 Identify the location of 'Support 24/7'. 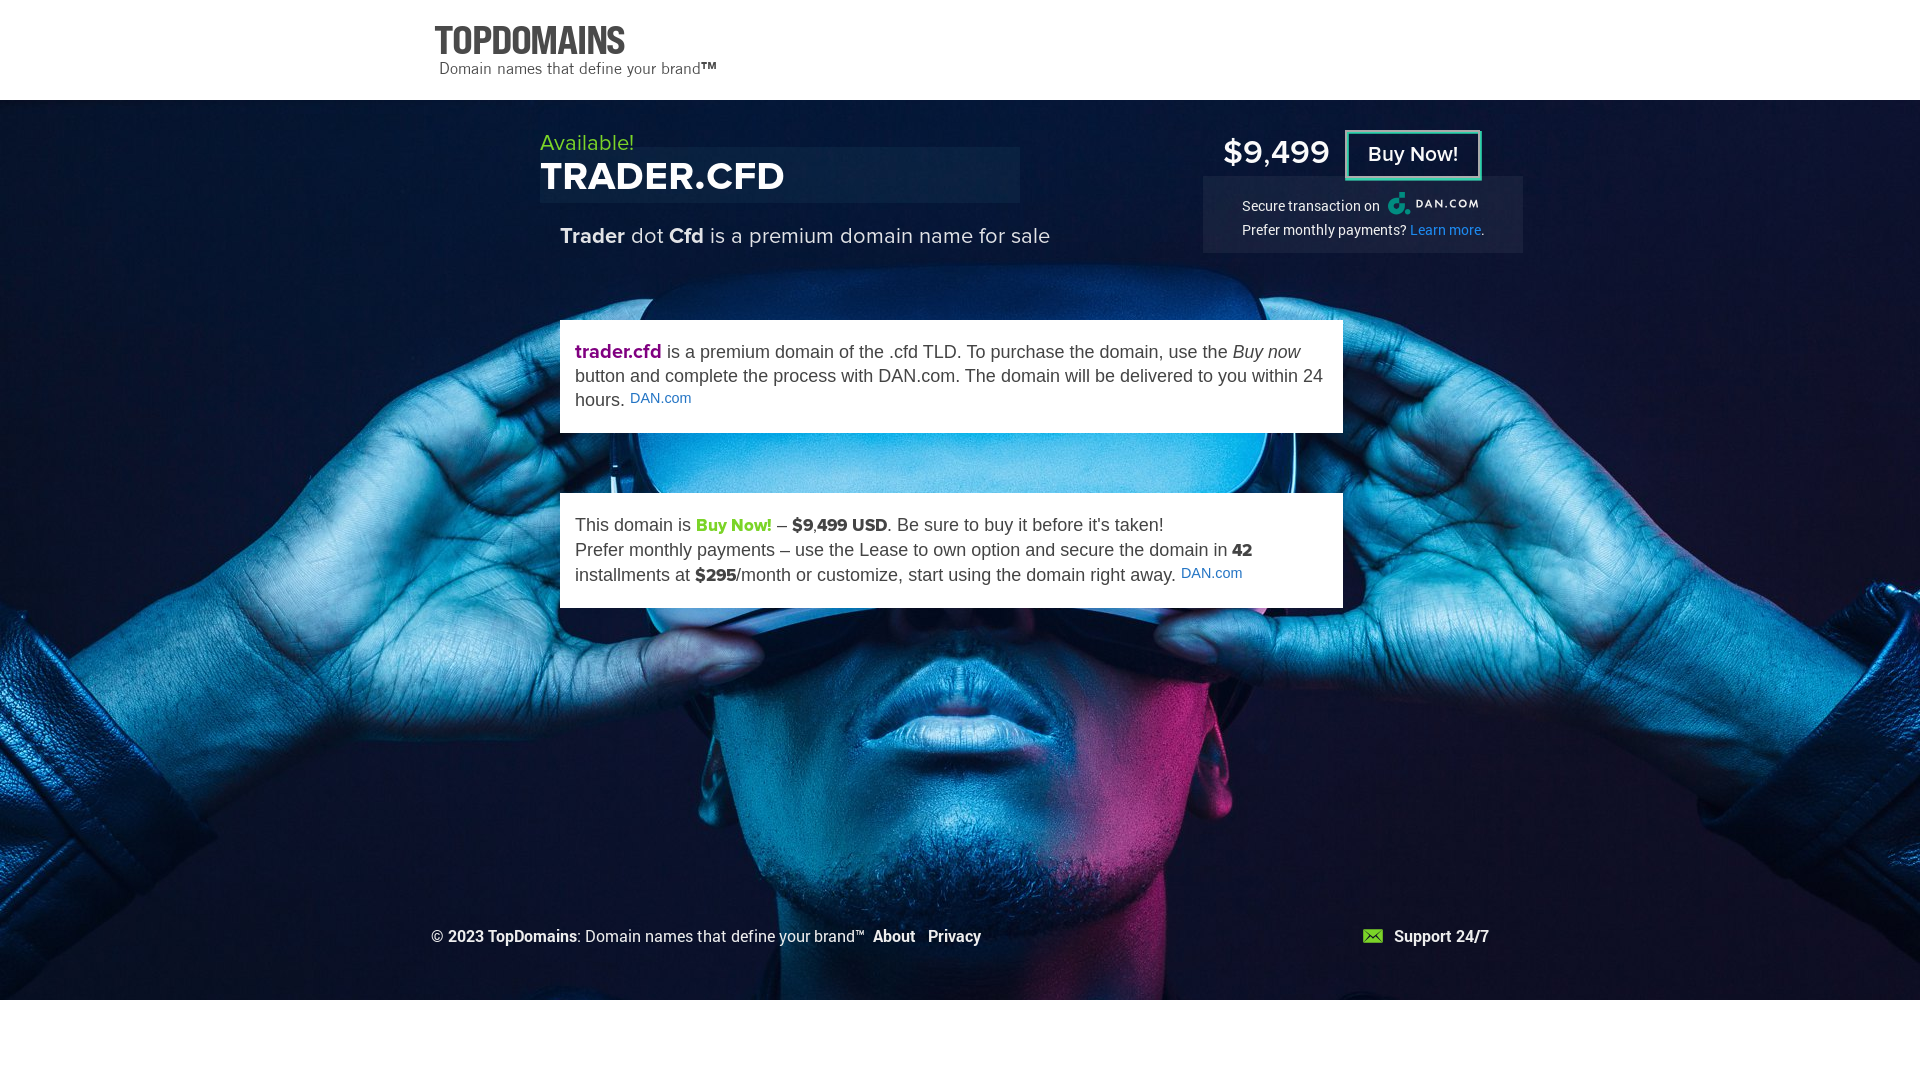
(1424, 935).